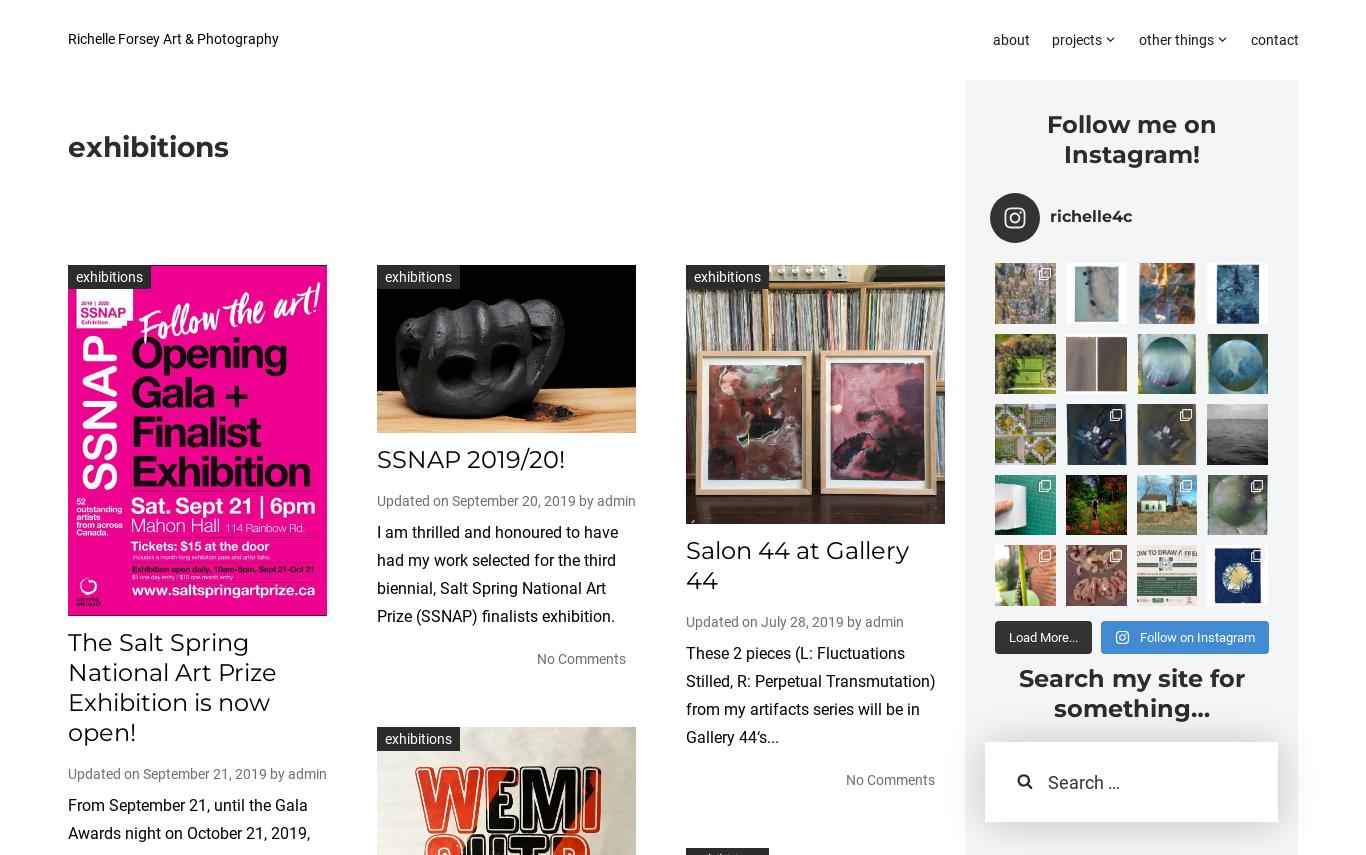 The height and width of the screenshot is (855, 1366). I want to click on 'Search my site for something…', so click(1130, 692).